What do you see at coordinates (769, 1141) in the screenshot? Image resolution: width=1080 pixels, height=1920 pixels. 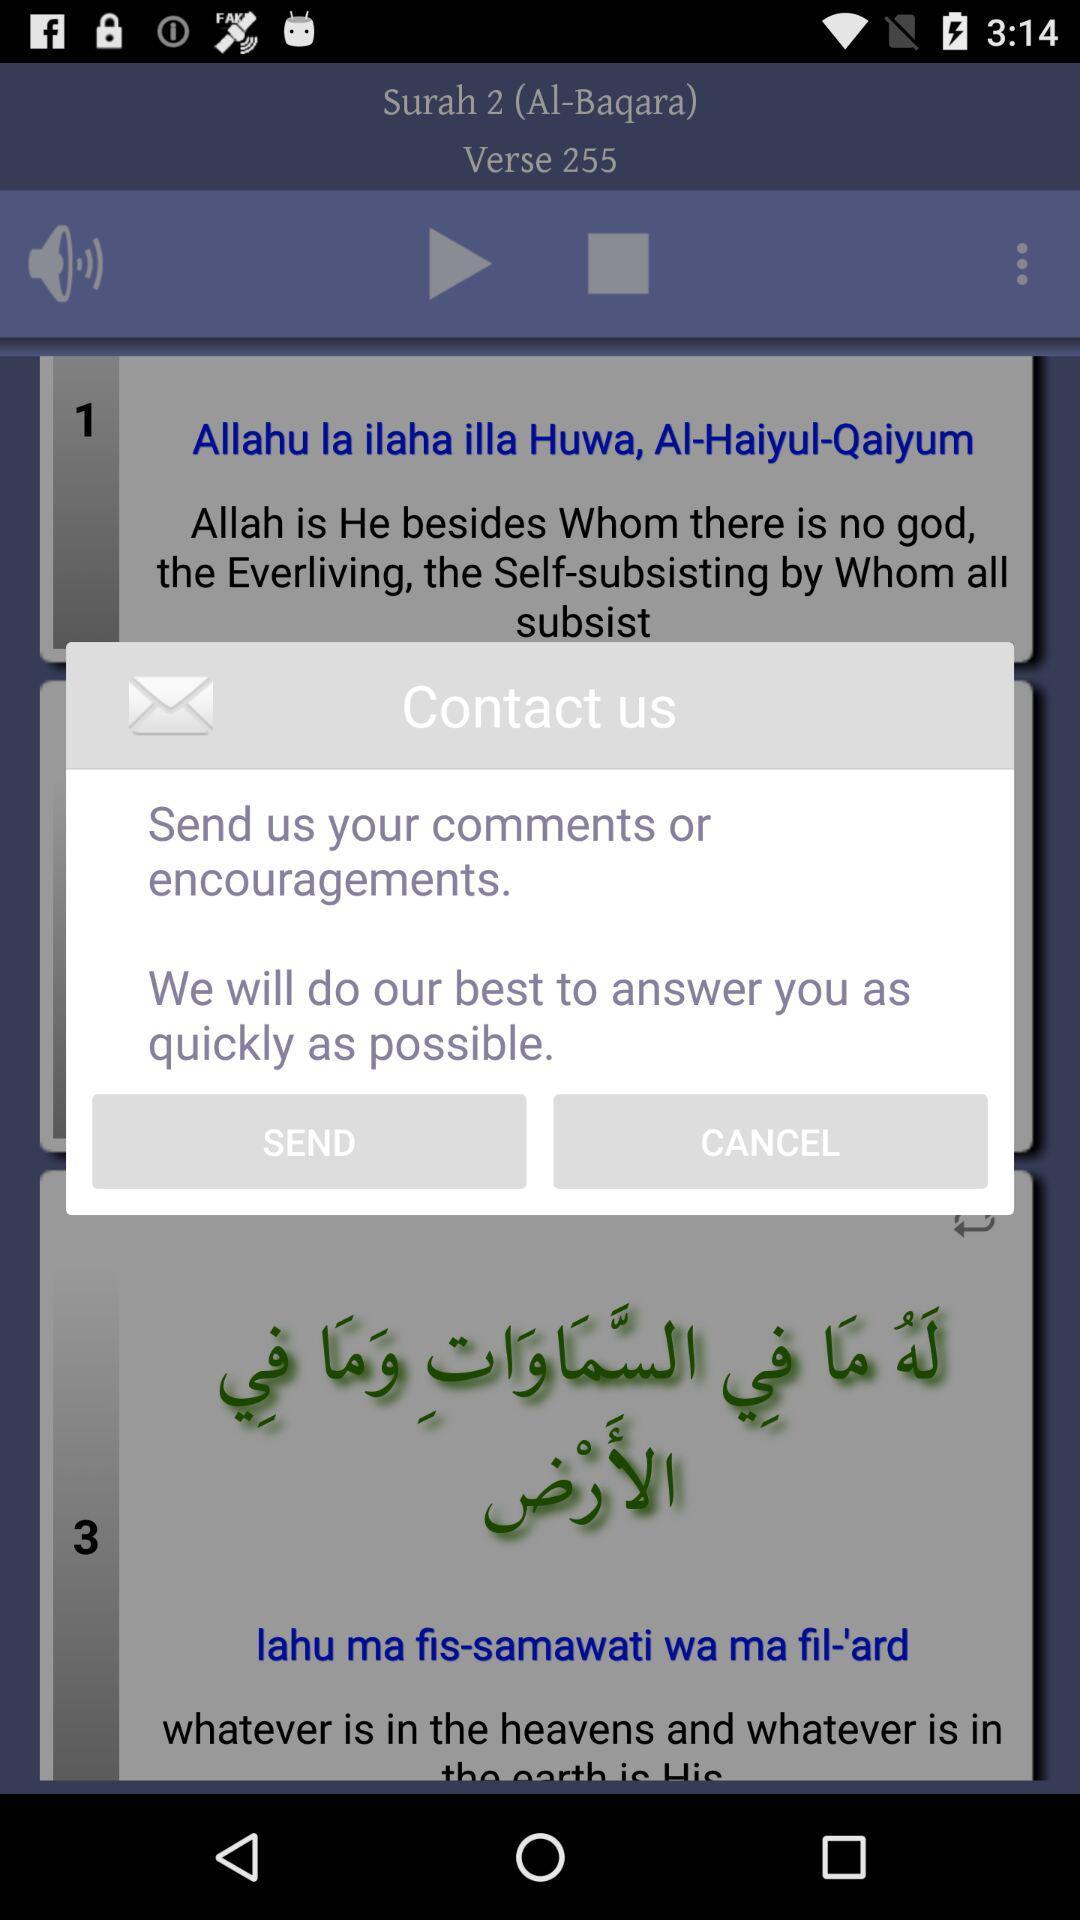 I see `icon on the right` at bounding box center [769, 1141].